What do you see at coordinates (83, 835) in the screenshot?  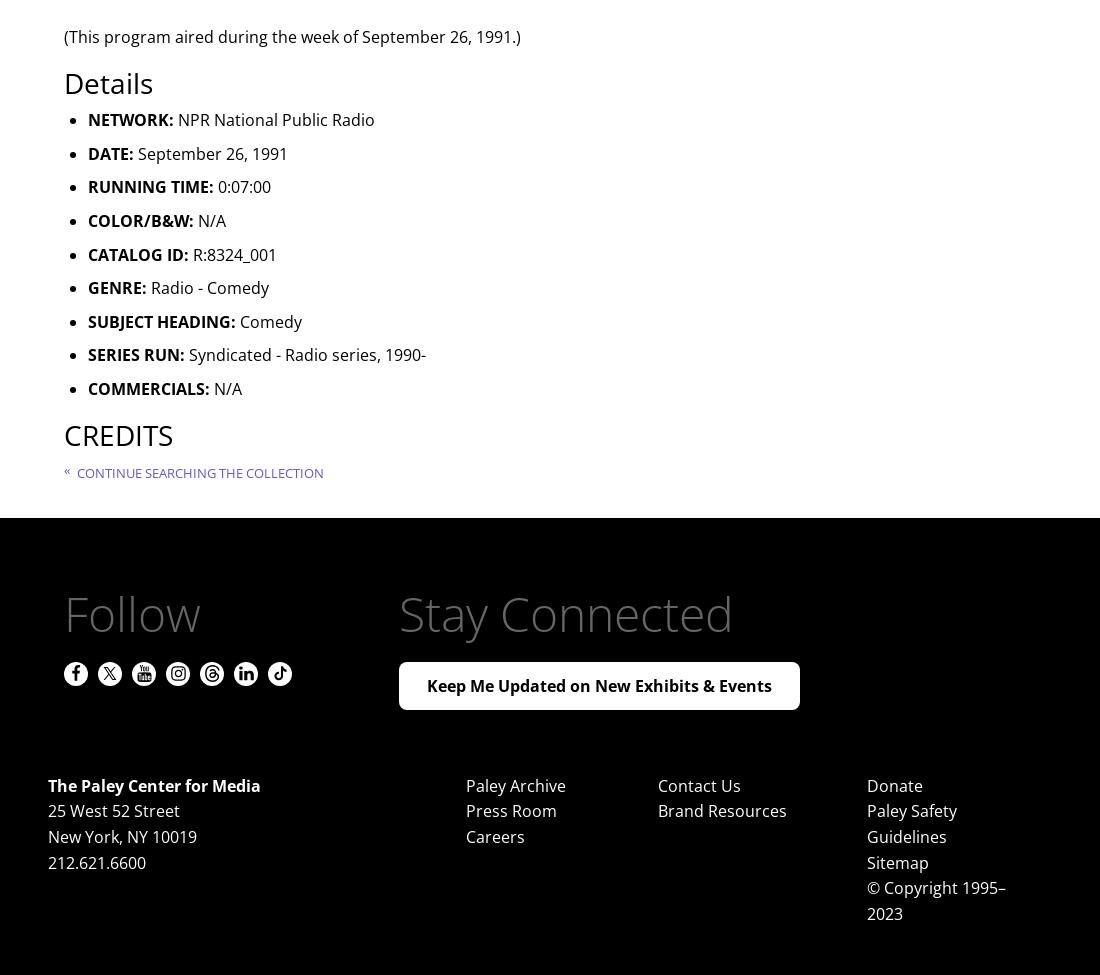 I see `'New York'` at bounding box center [83, 835].